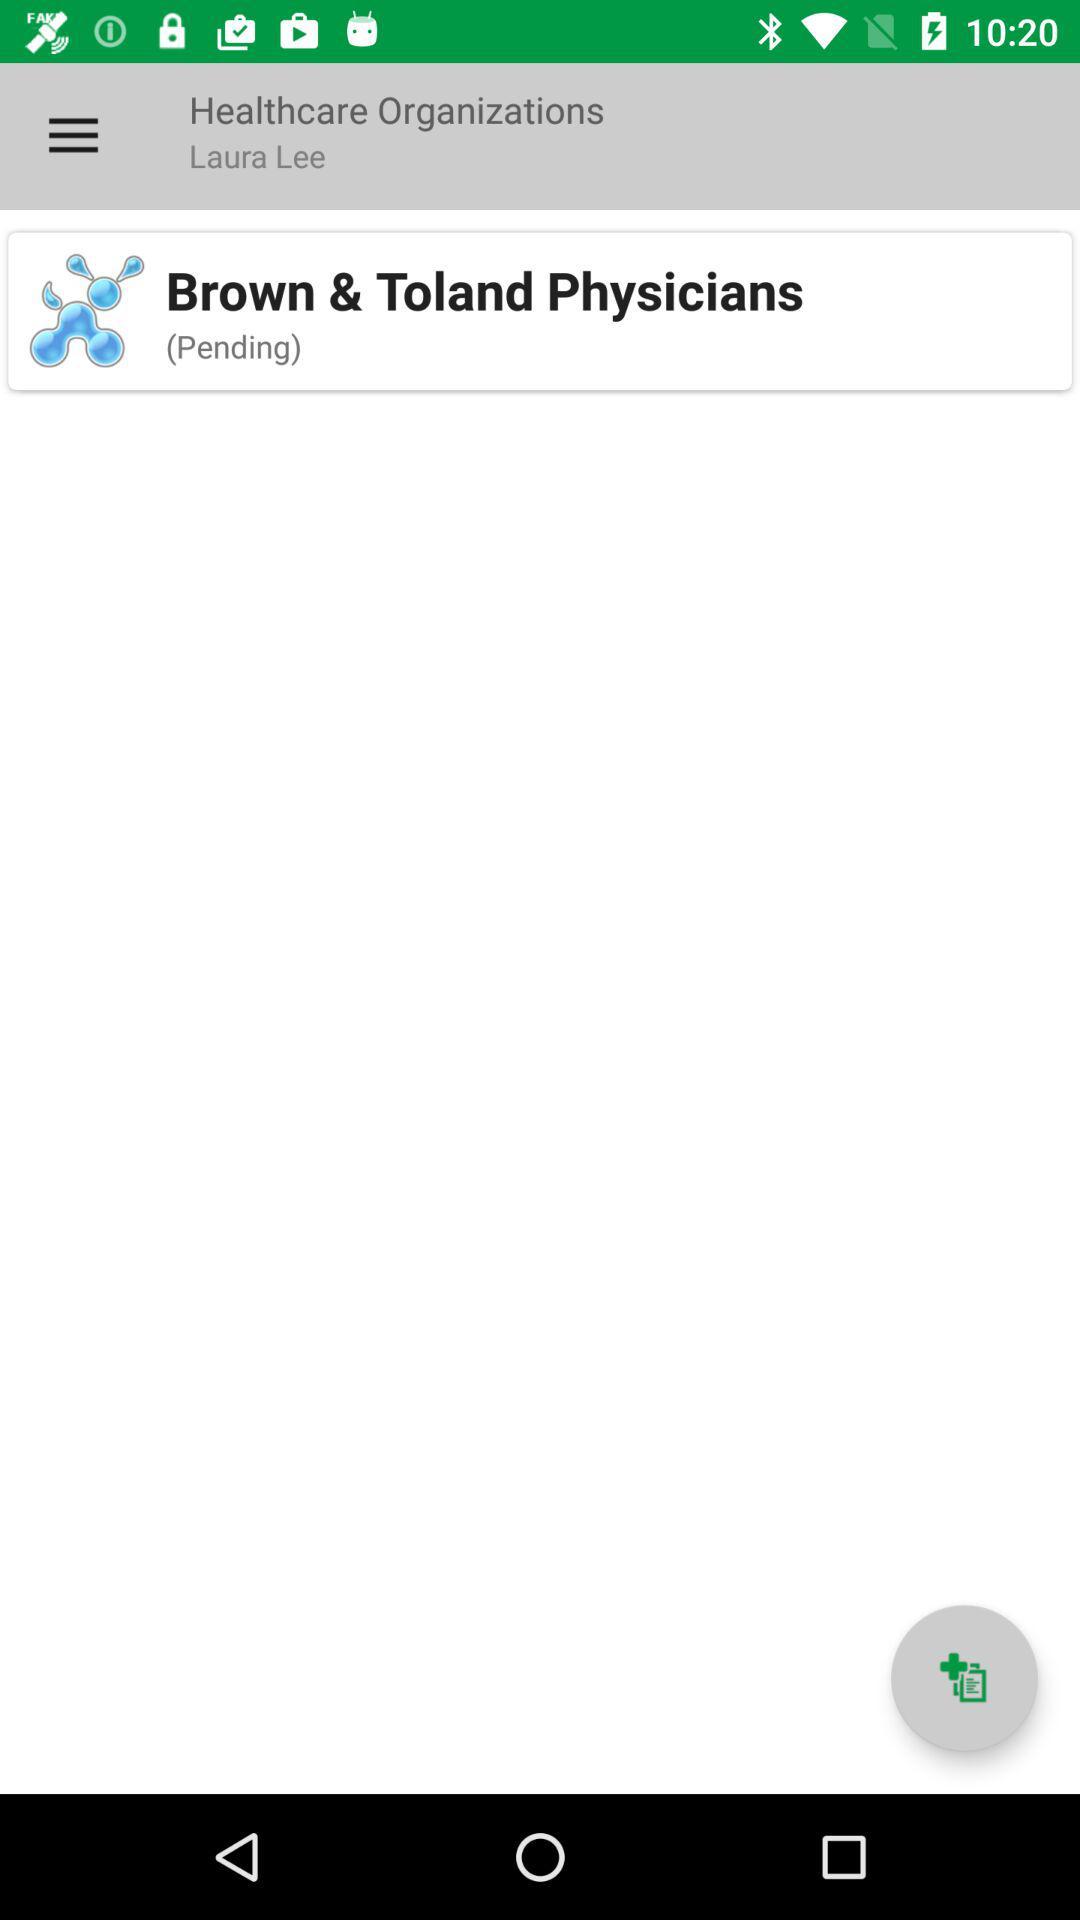 This screenshot has height=1920, width=1080. What do you see at coordinates (963, 1678) in the screenshot?
I see `new healthcare organization` at bounding box center [963, 1678].